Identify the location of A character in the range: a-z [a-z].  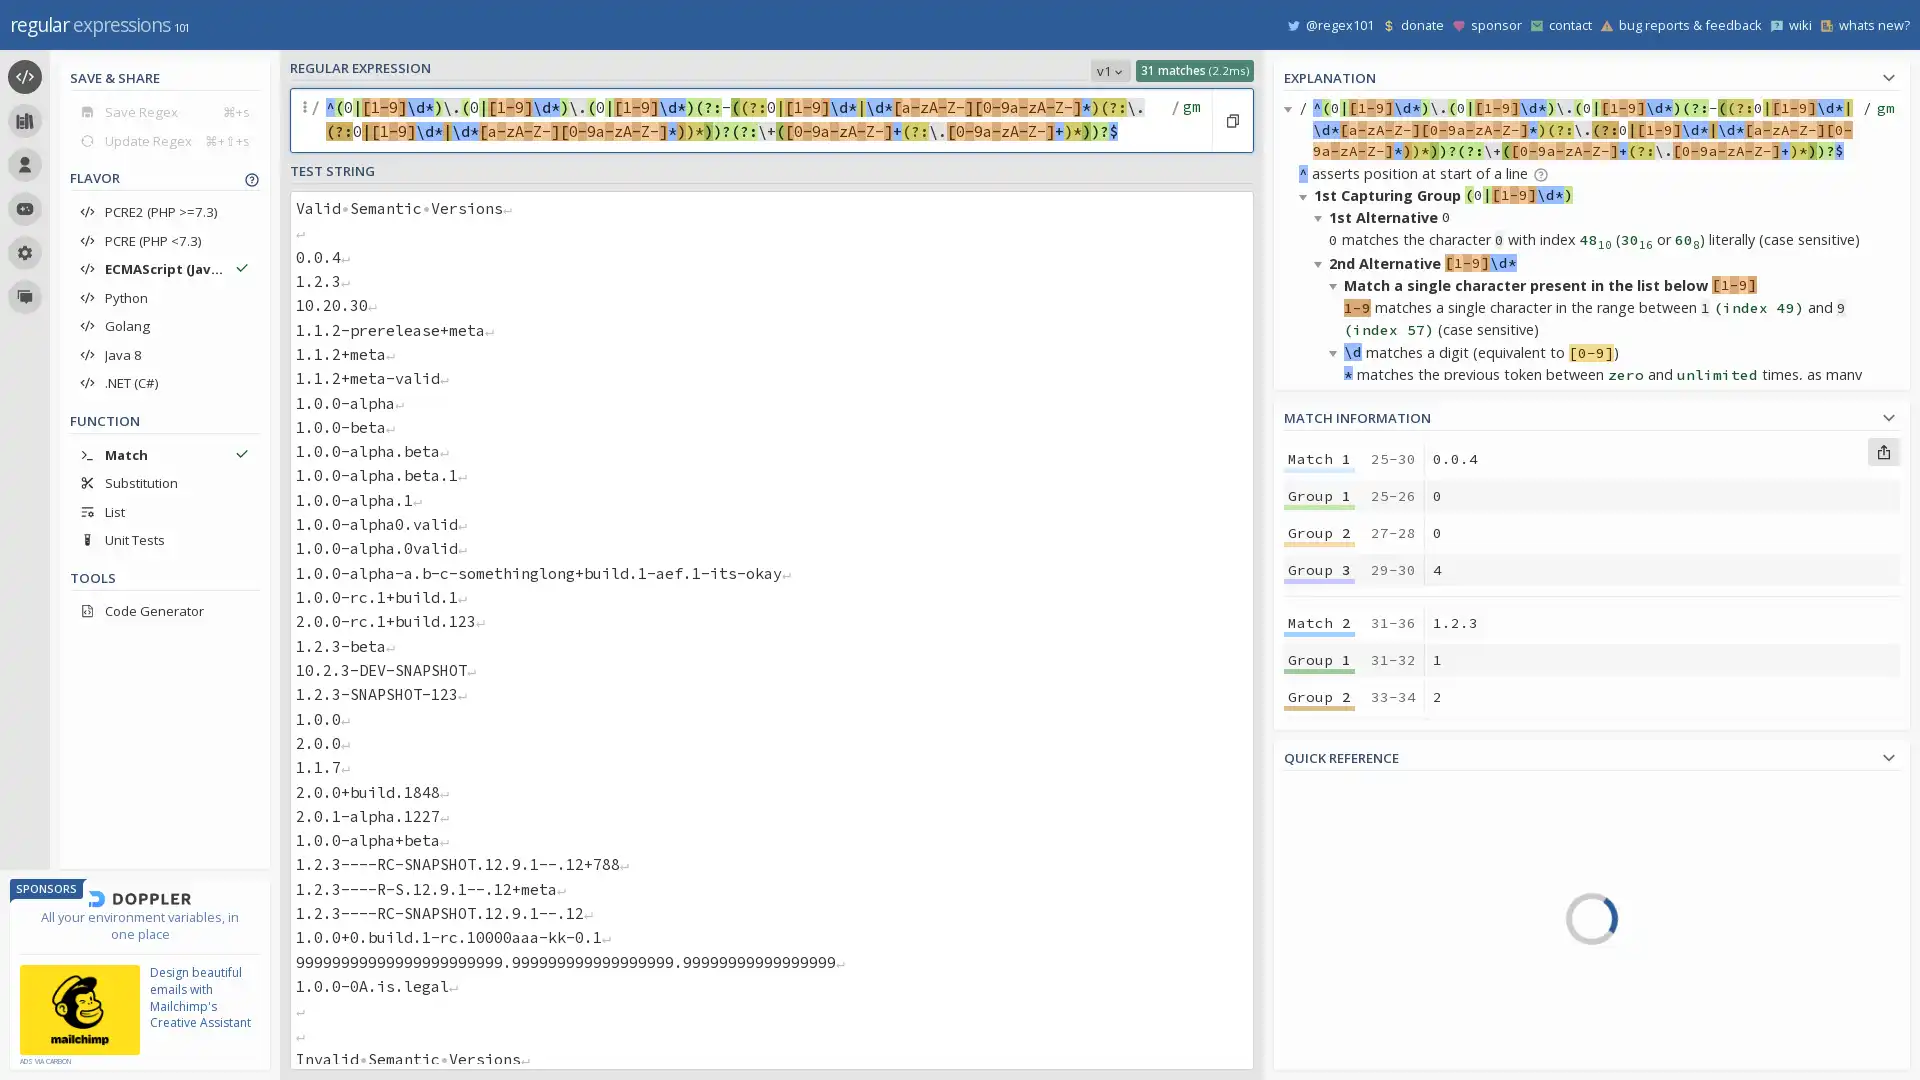
(1691, 848).